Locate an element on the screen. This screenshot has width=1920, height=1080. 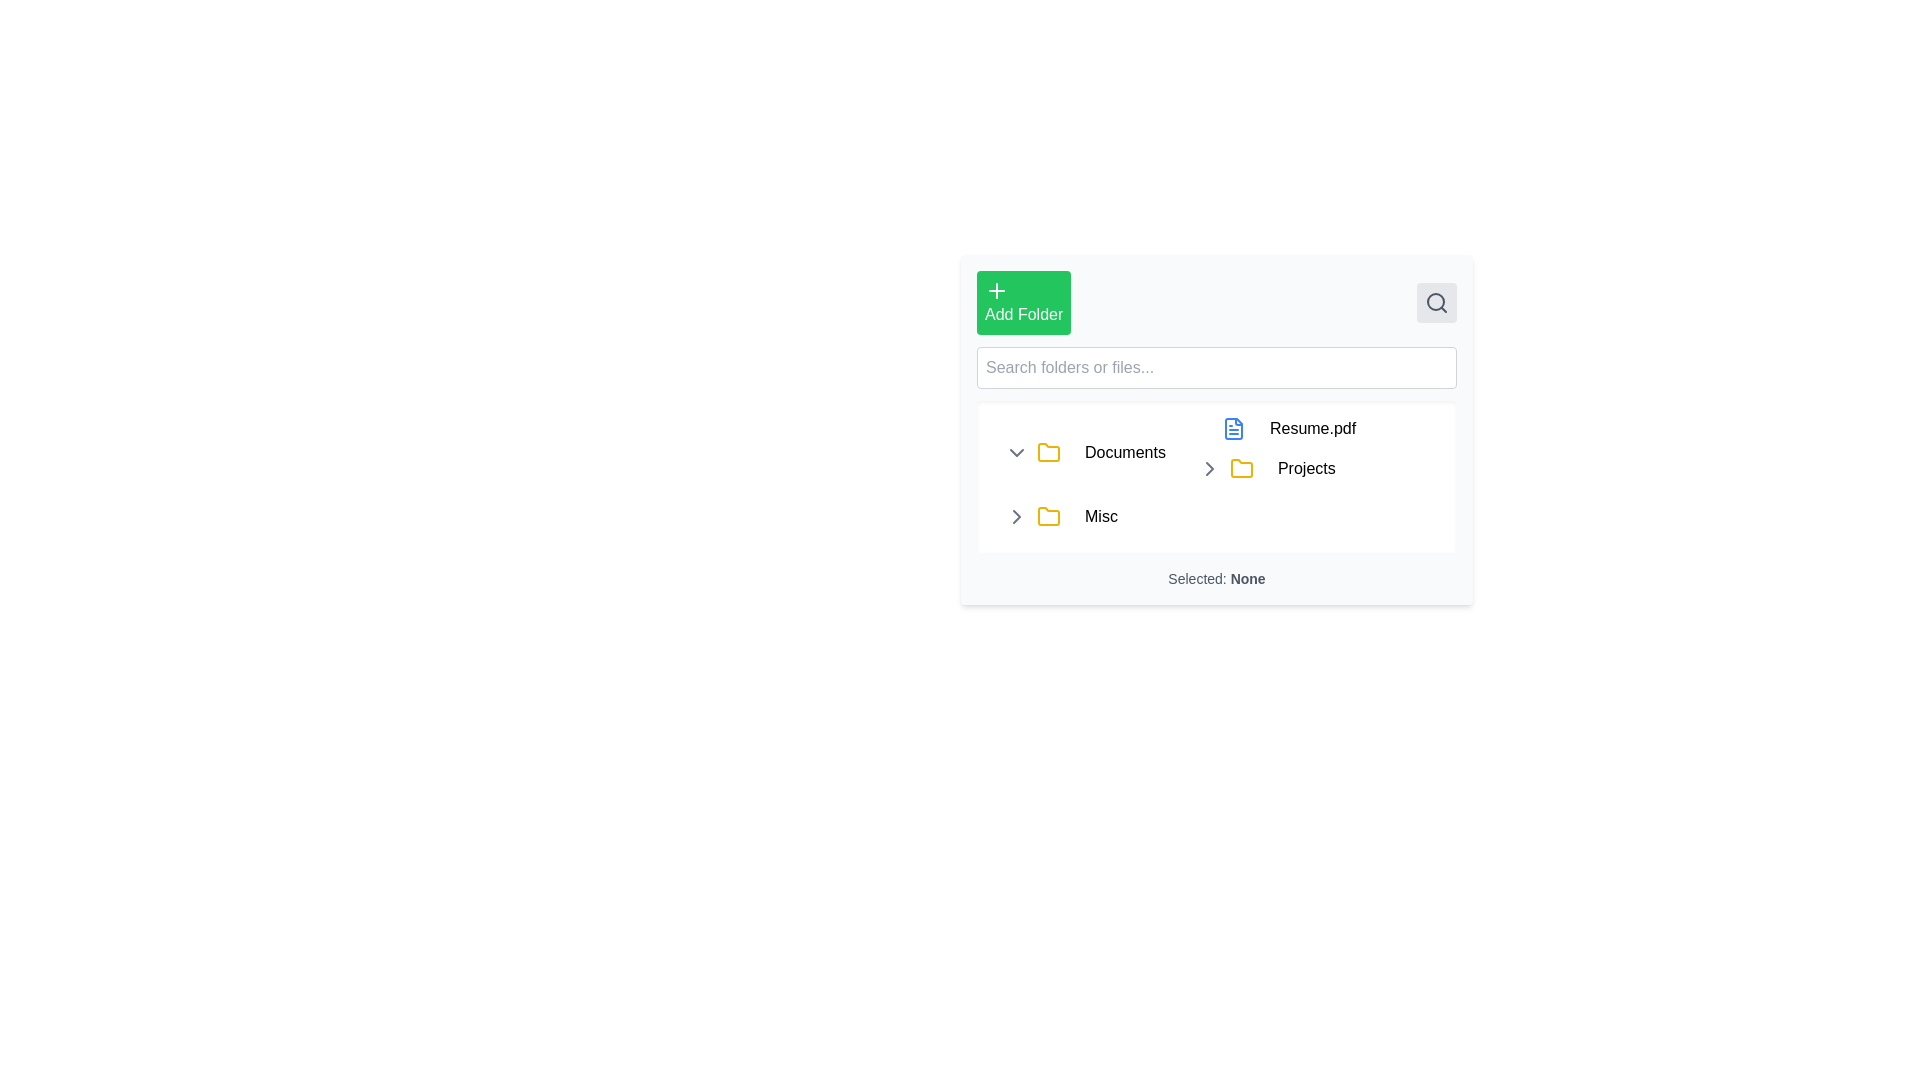
the yellow folder icon located to the left of the 'Projects' text in the folder section is located at coordinates (1240, 469).